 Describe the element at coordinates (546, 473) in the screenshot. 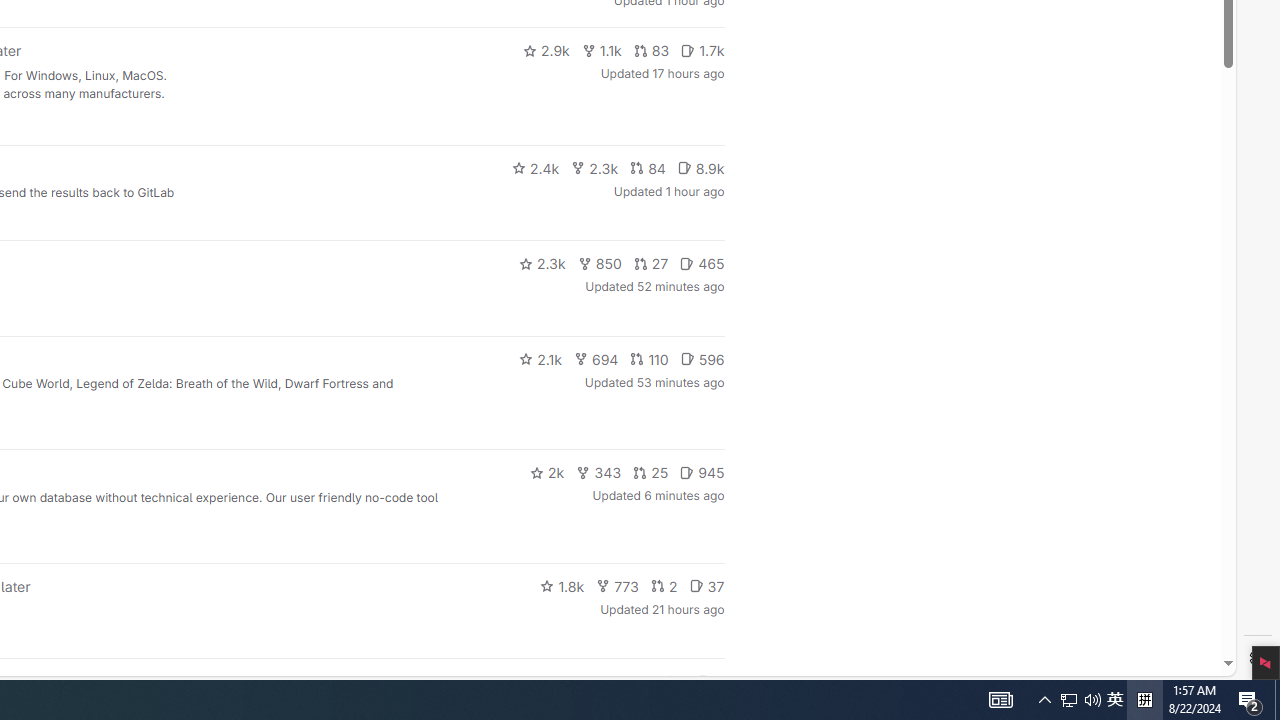

I see `'2k'` at that location.